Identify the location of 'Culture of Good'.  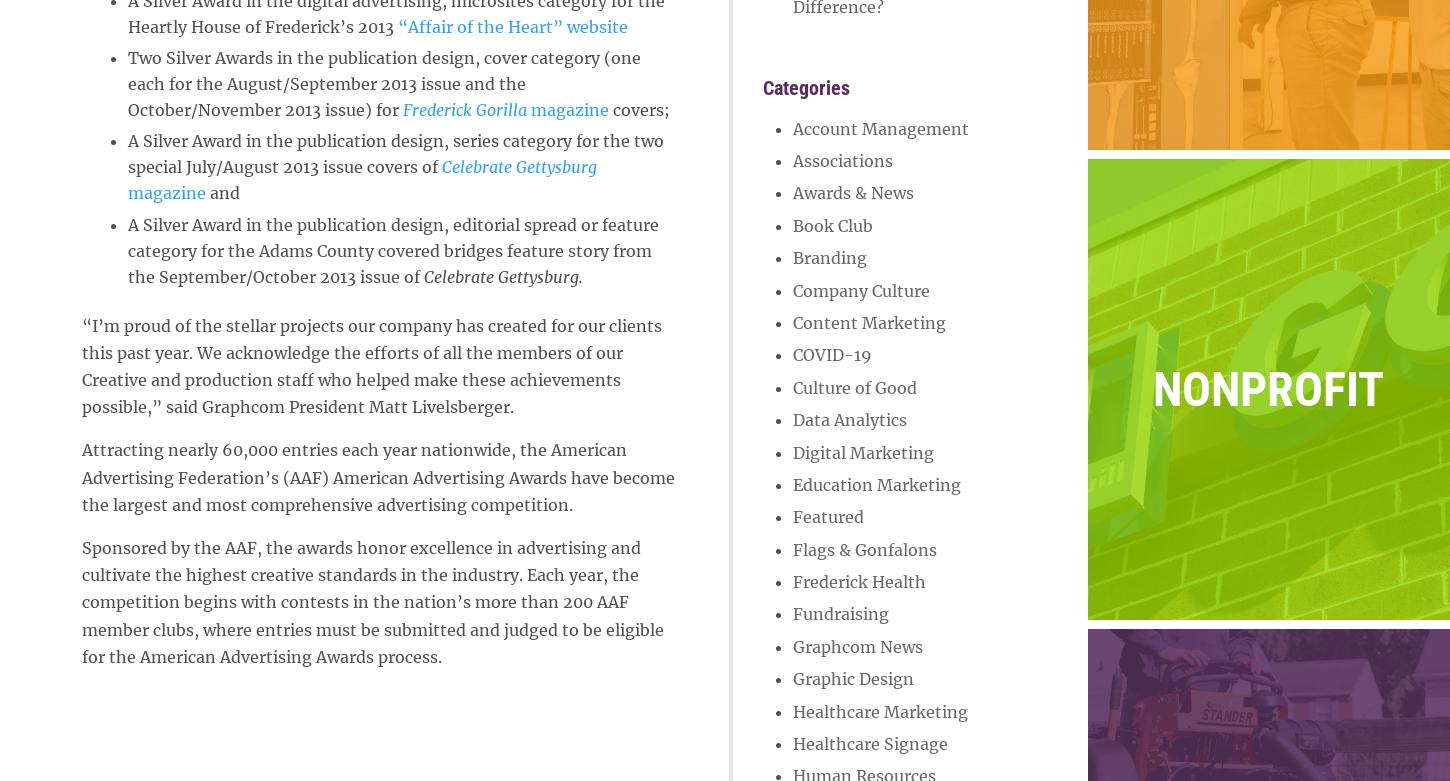
(853, 386).